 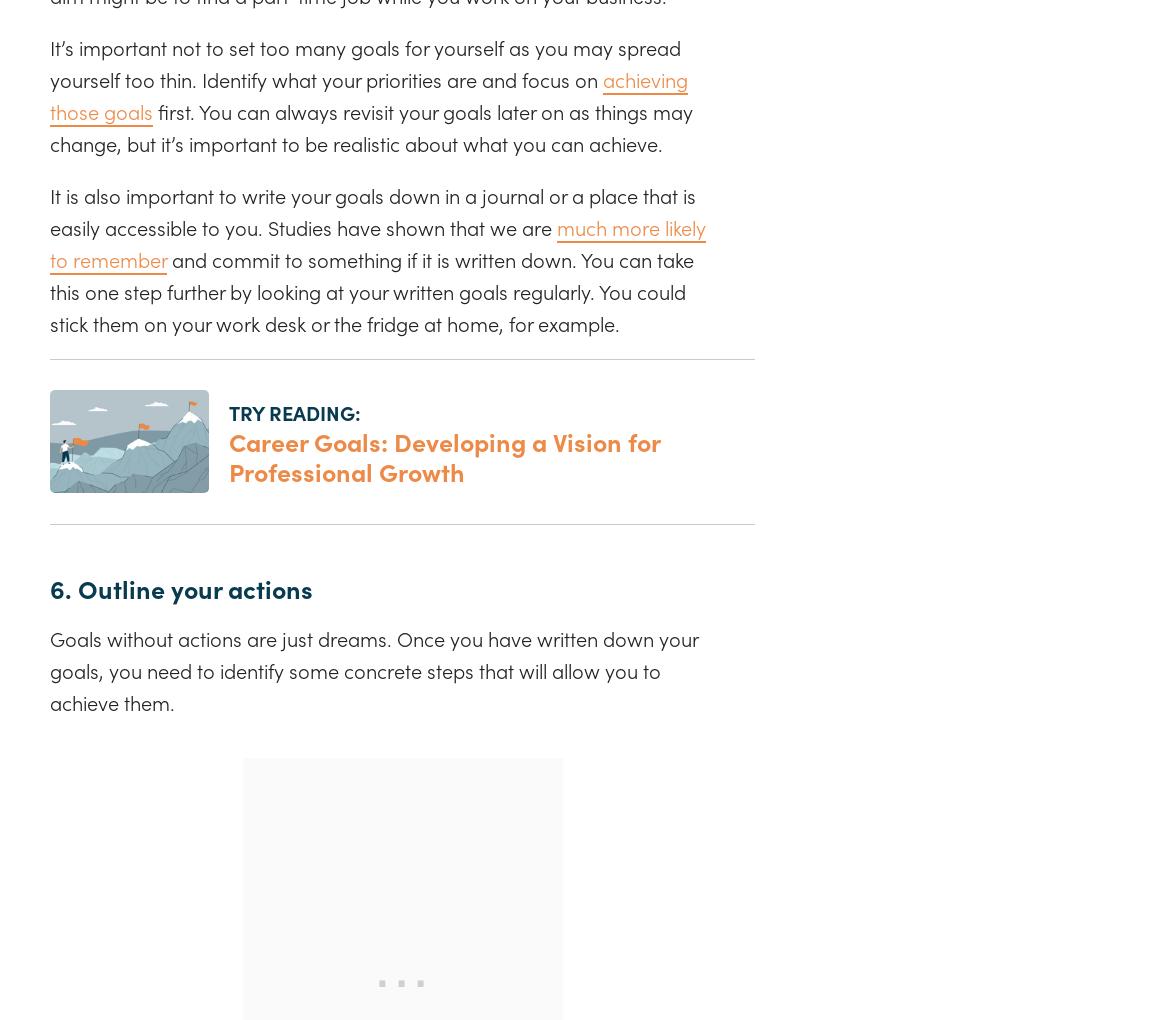 What do you see at coordinates (294, 410) in the screenshot?
I see `'TRY READING:'` at bounding box center [294, 410].